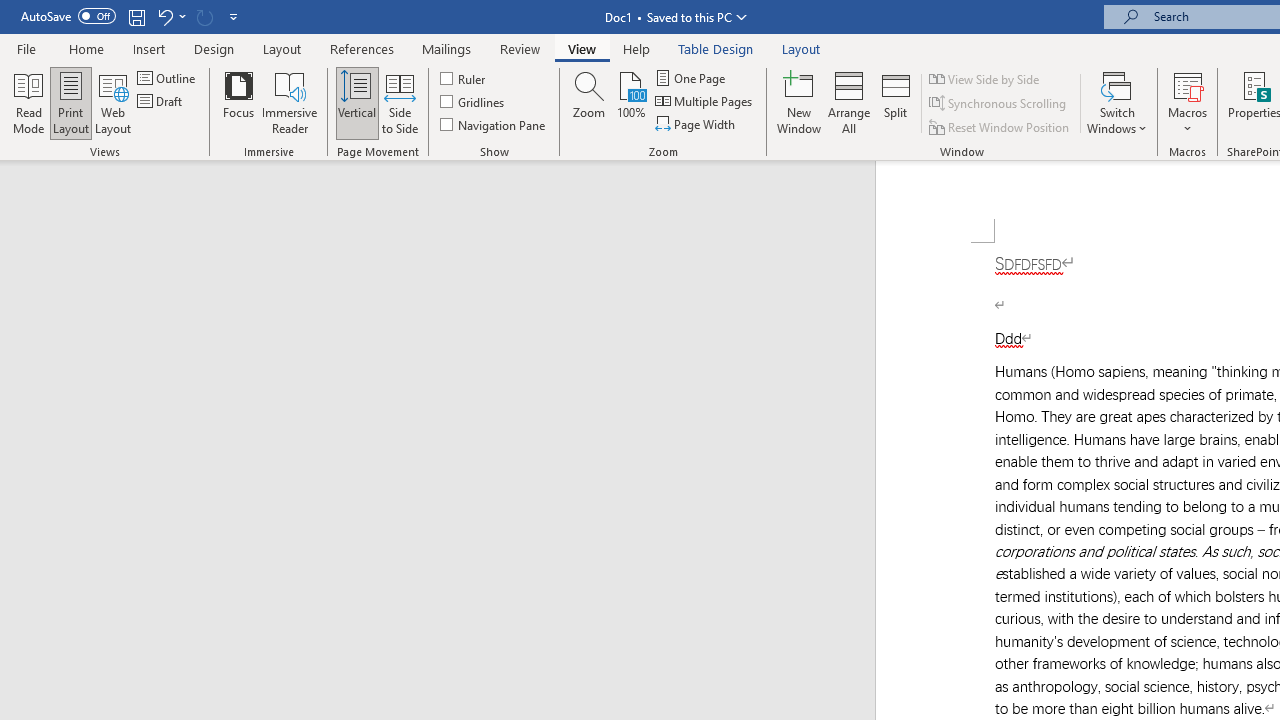 The image size is (1280, 720). What do you see at coordinates (999, 103) in the screenshot?
I see `'Synchronous Scrolling'` at bounding box center [999, 103].